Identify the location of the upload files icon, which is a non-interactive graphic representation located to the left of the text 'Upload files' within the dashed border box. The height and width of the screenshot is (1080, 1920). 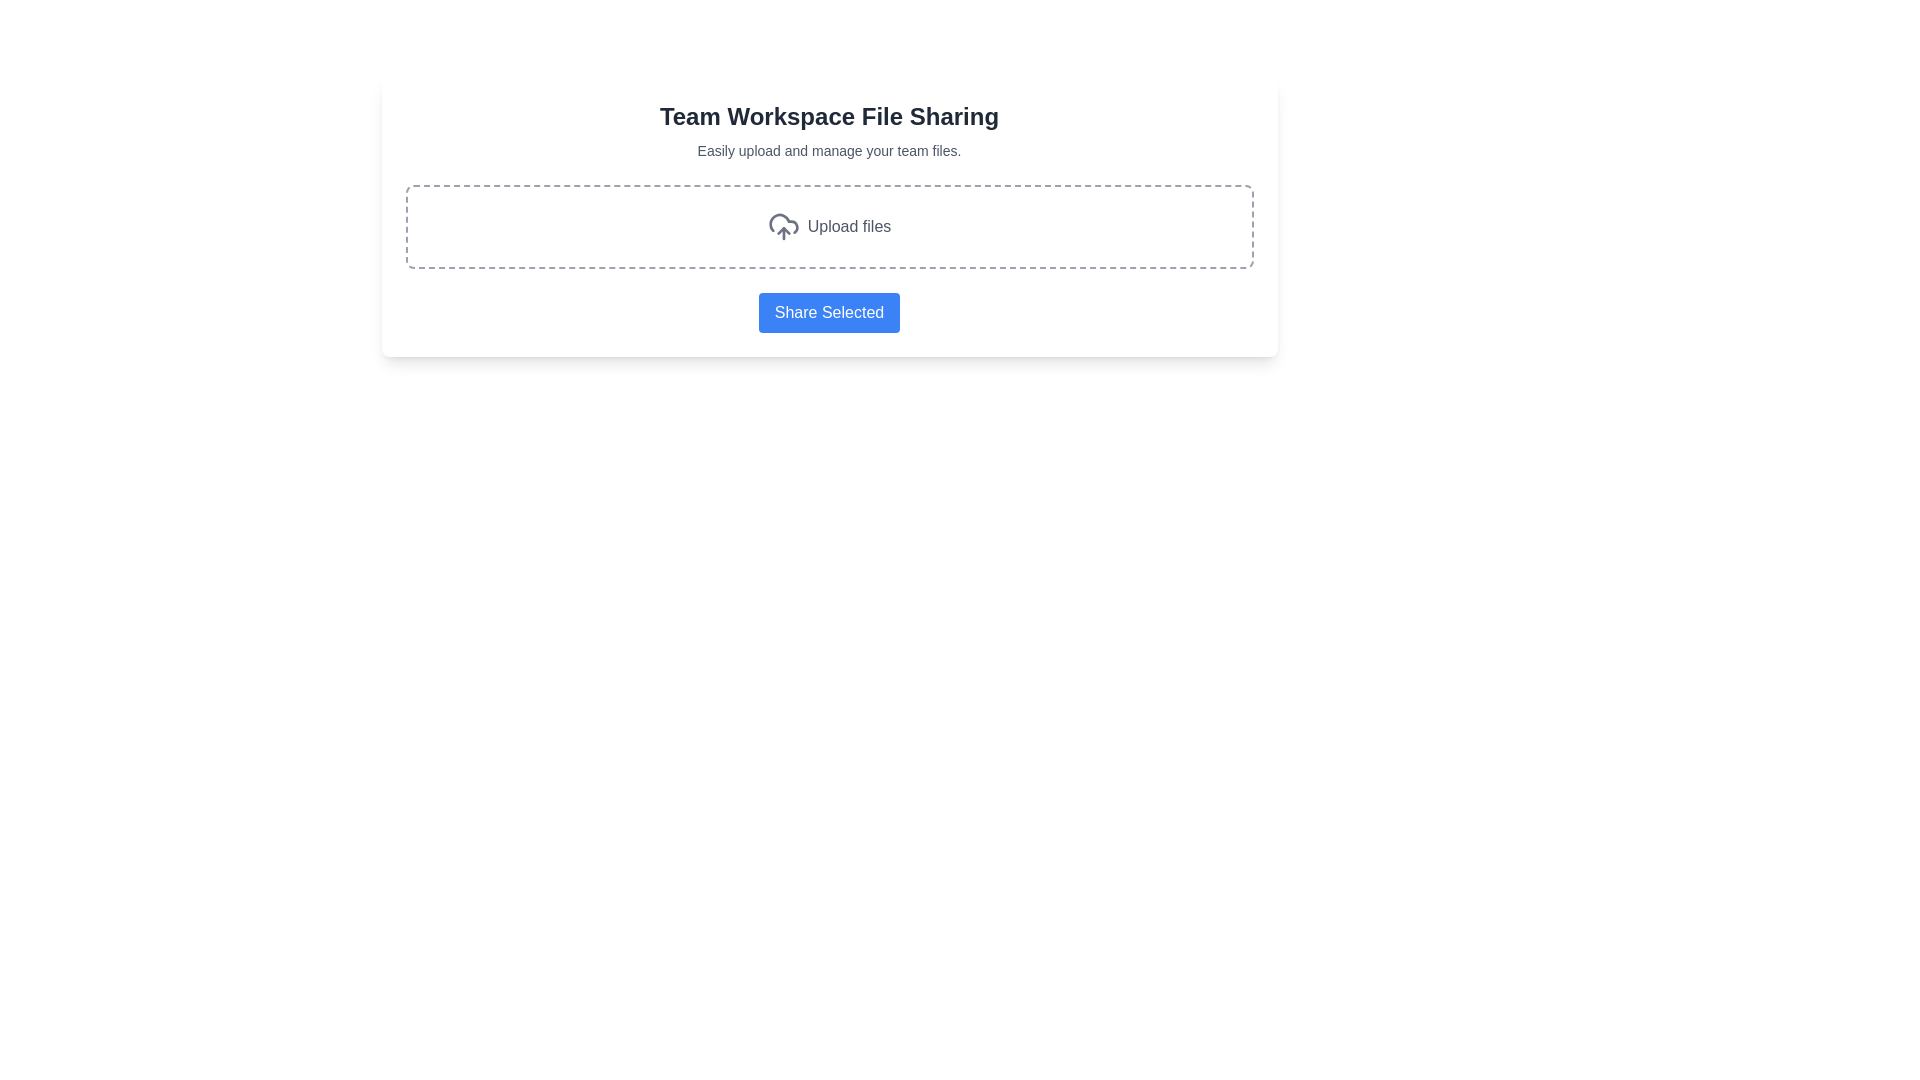
(782, 226).